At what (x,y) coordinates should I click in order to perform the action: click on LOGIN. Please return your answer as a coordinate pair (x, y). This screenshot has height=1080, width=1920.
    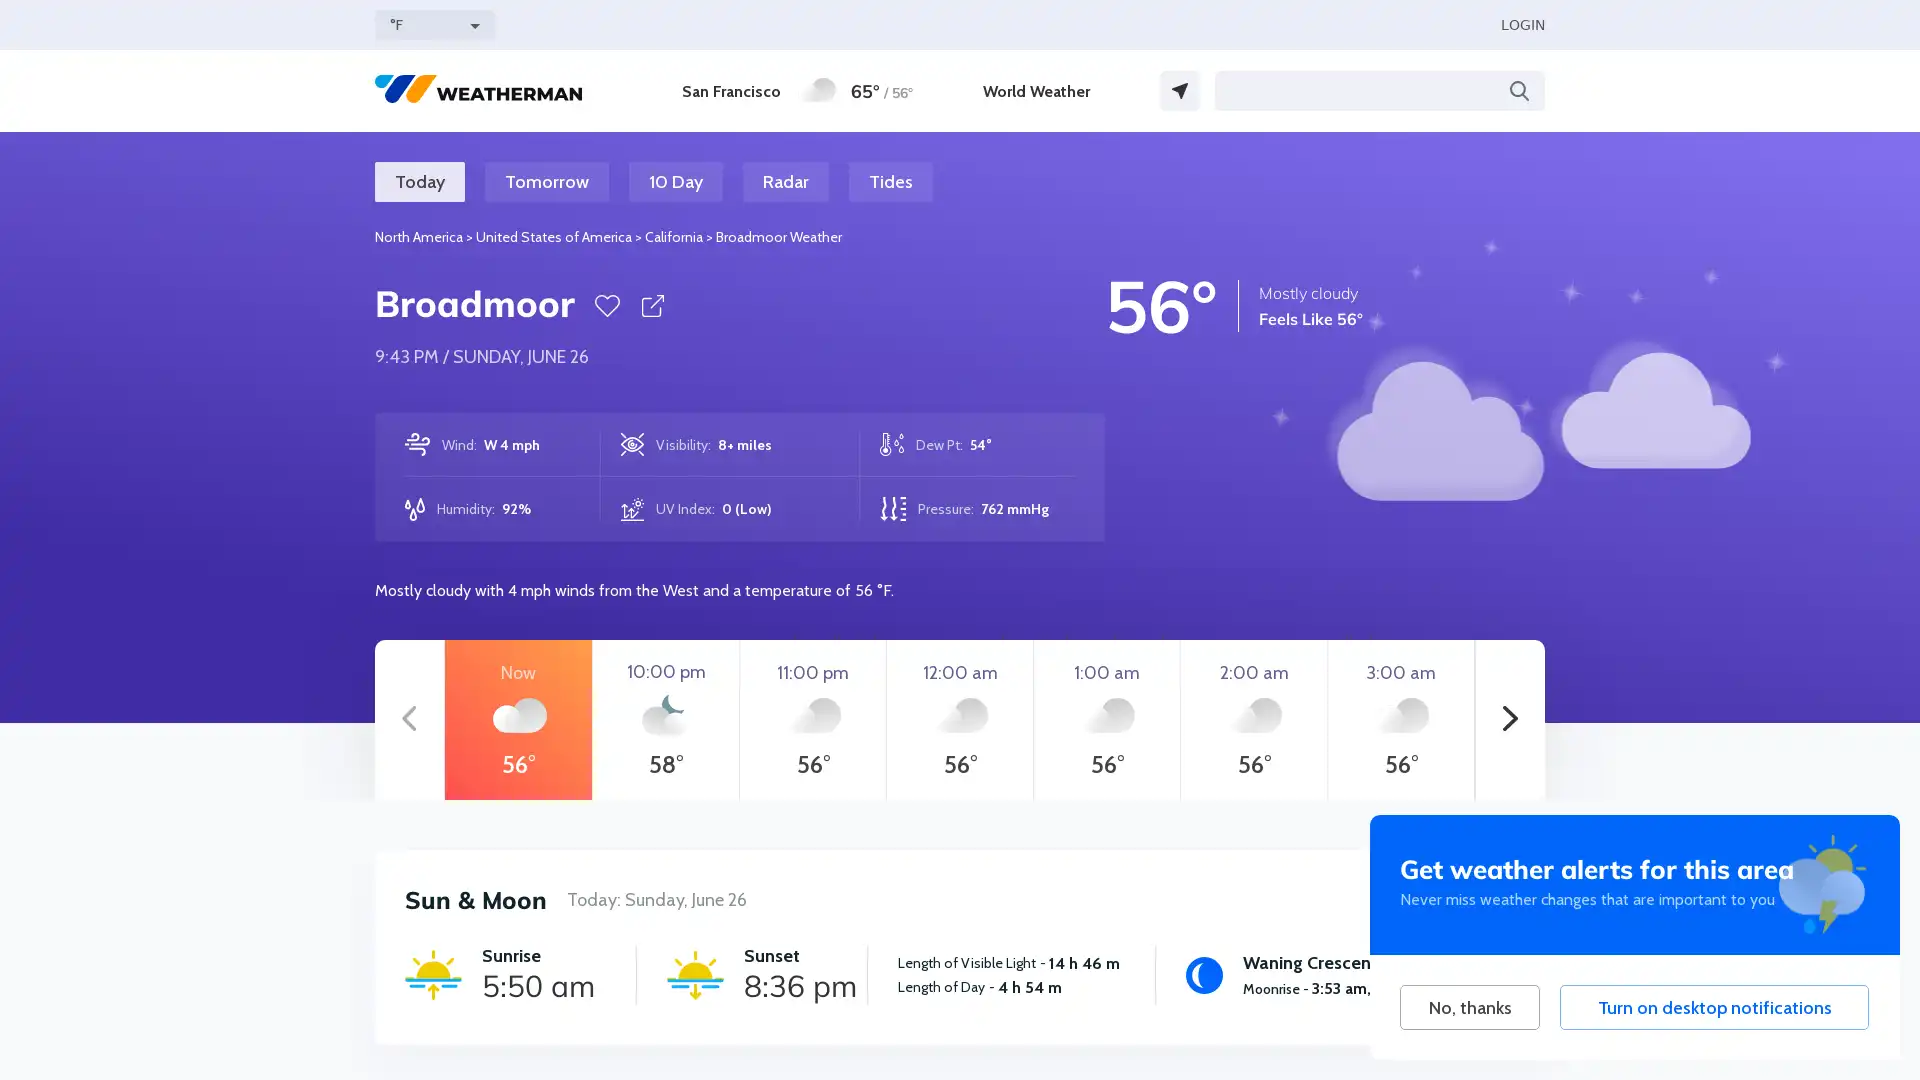
    Looking at the image, I should click on (1521, 24).